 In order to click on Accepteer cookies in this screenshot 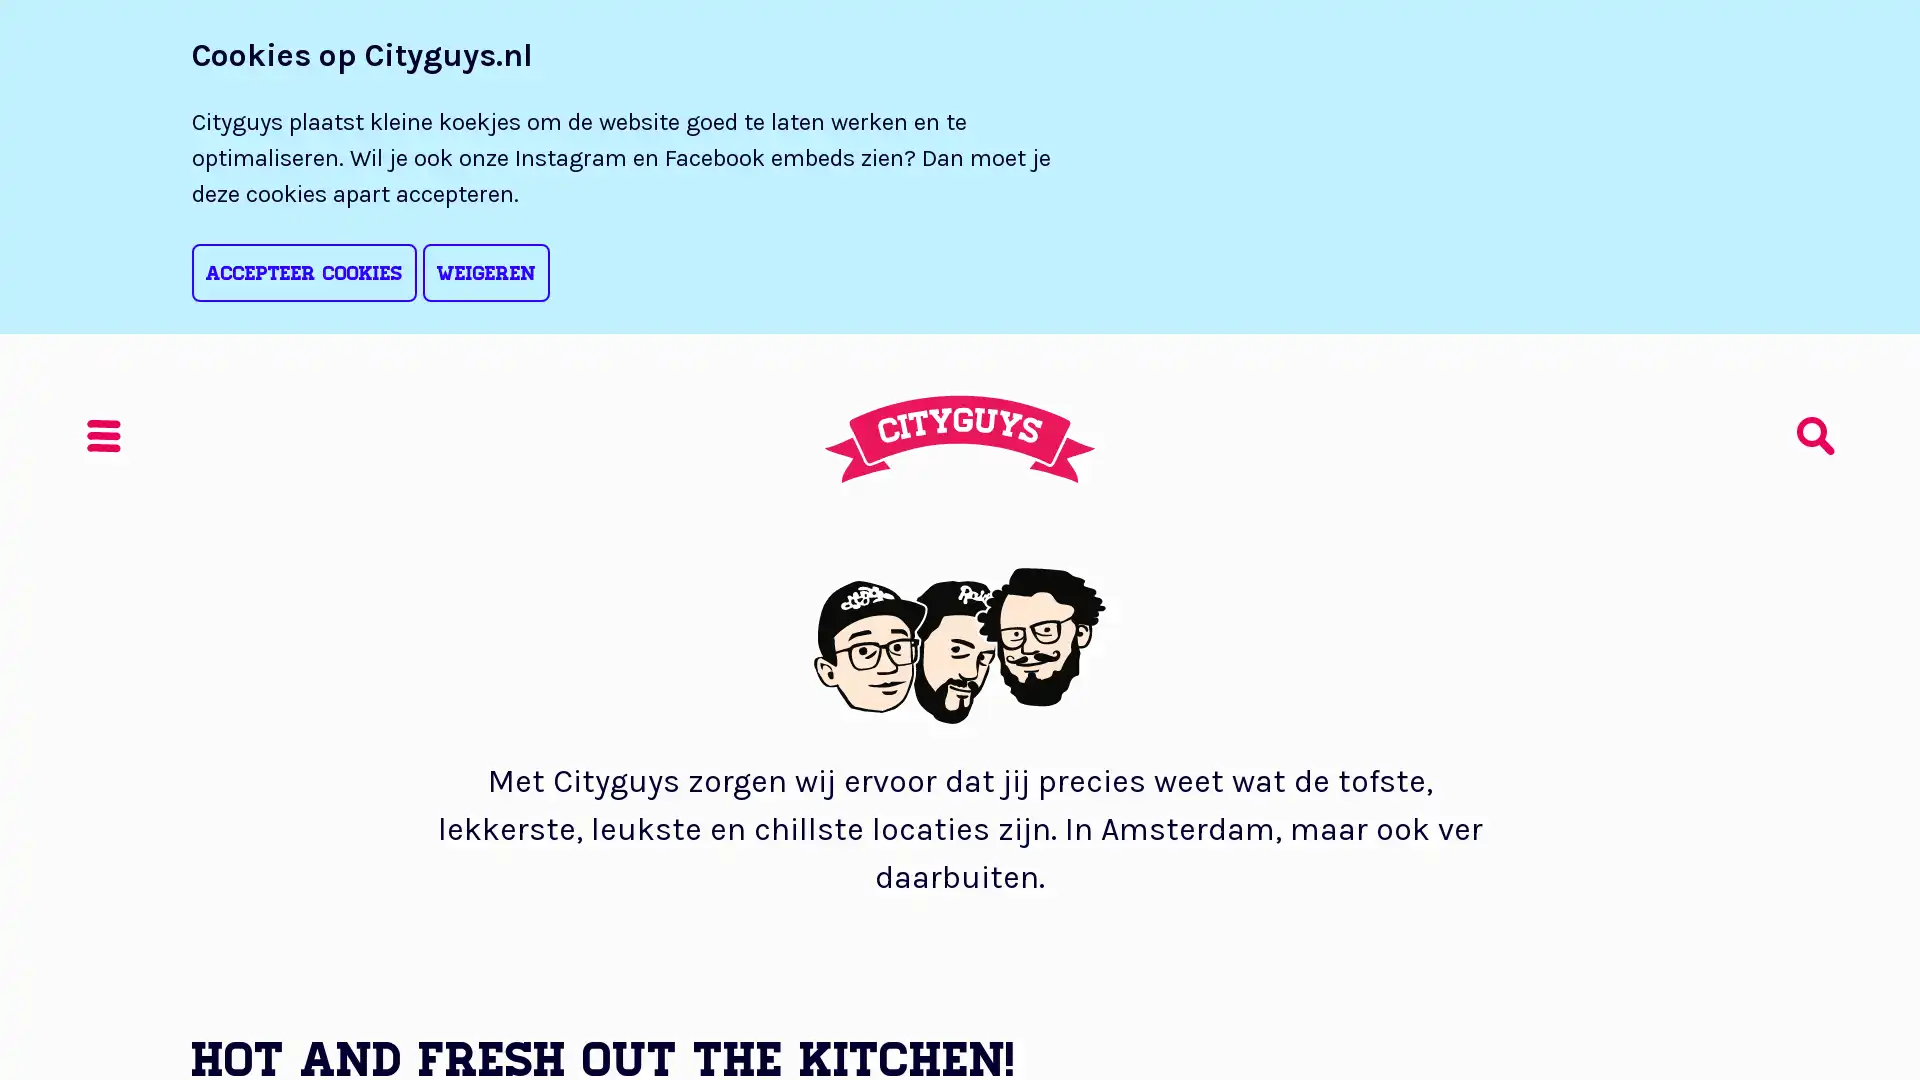, I will do `click(303, 273)`.